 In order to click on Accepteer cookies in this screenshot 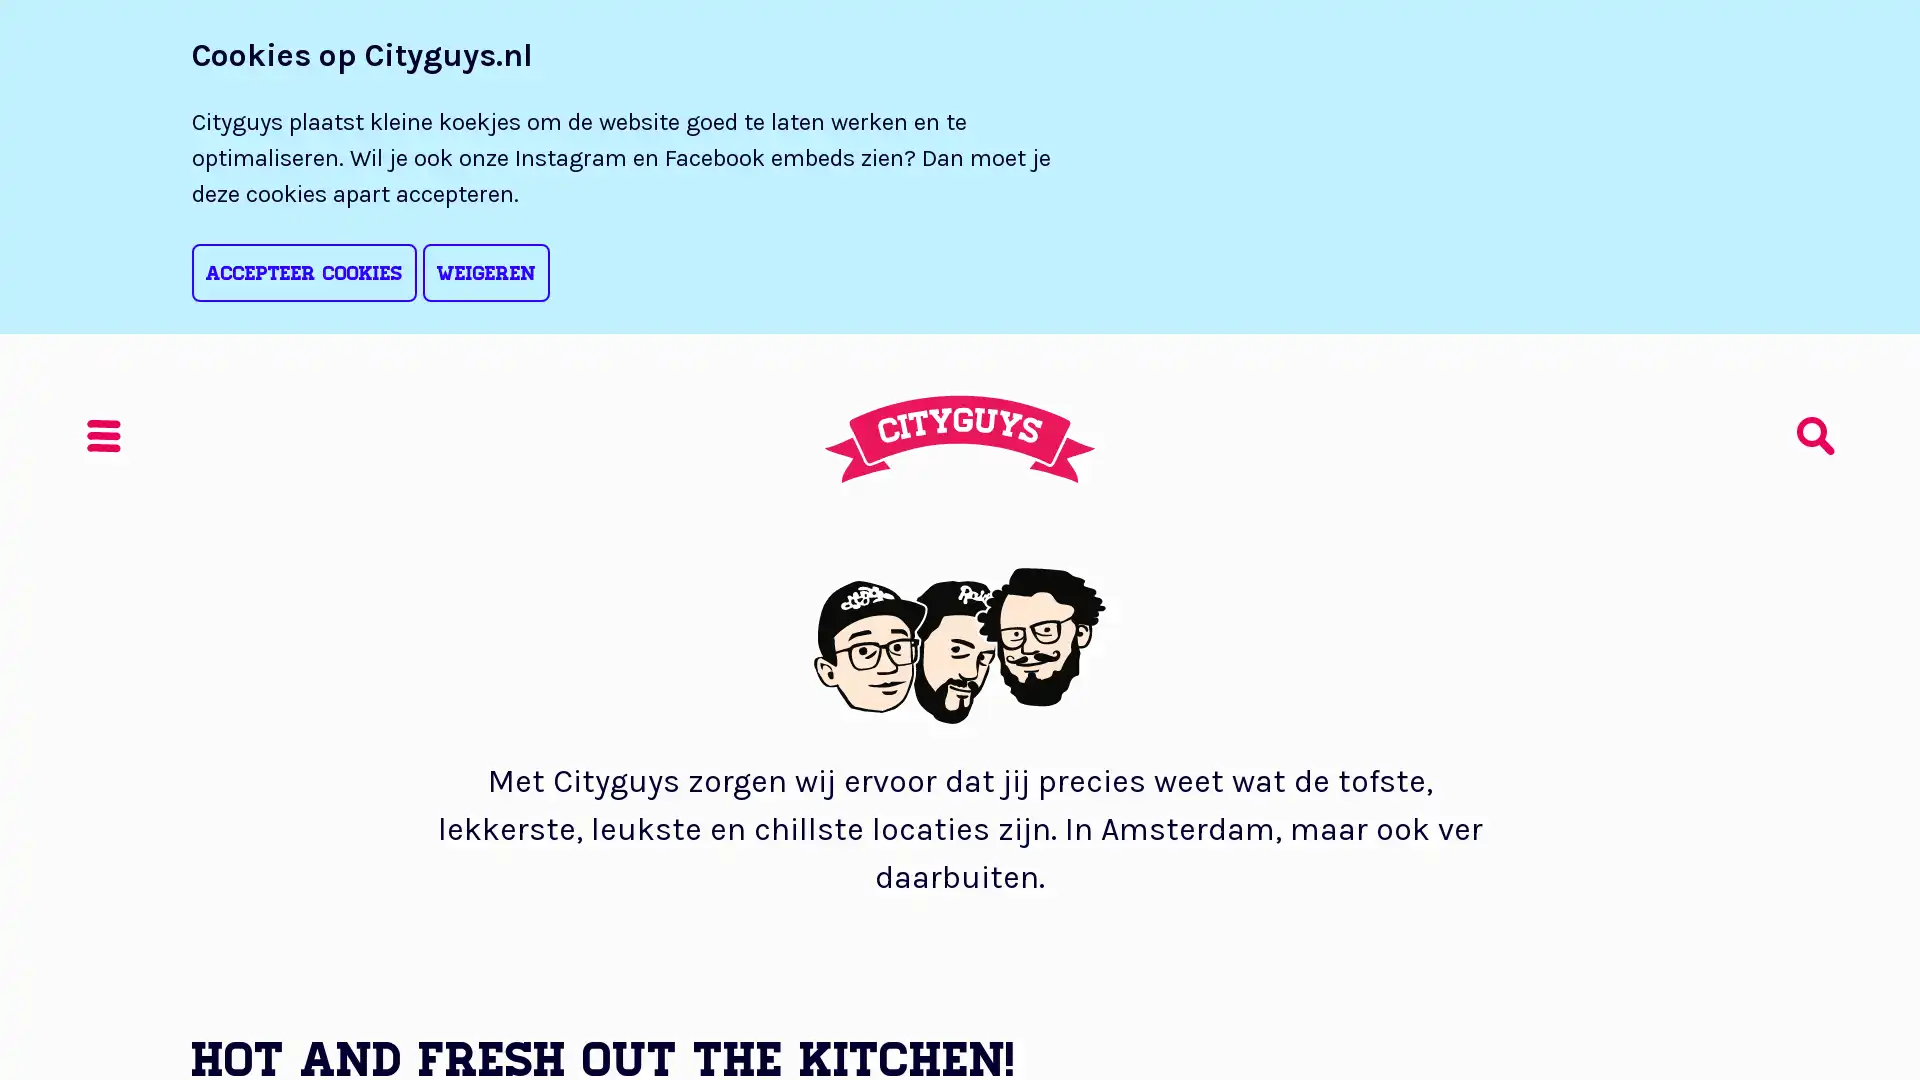, I will do `click(303, 273)`.